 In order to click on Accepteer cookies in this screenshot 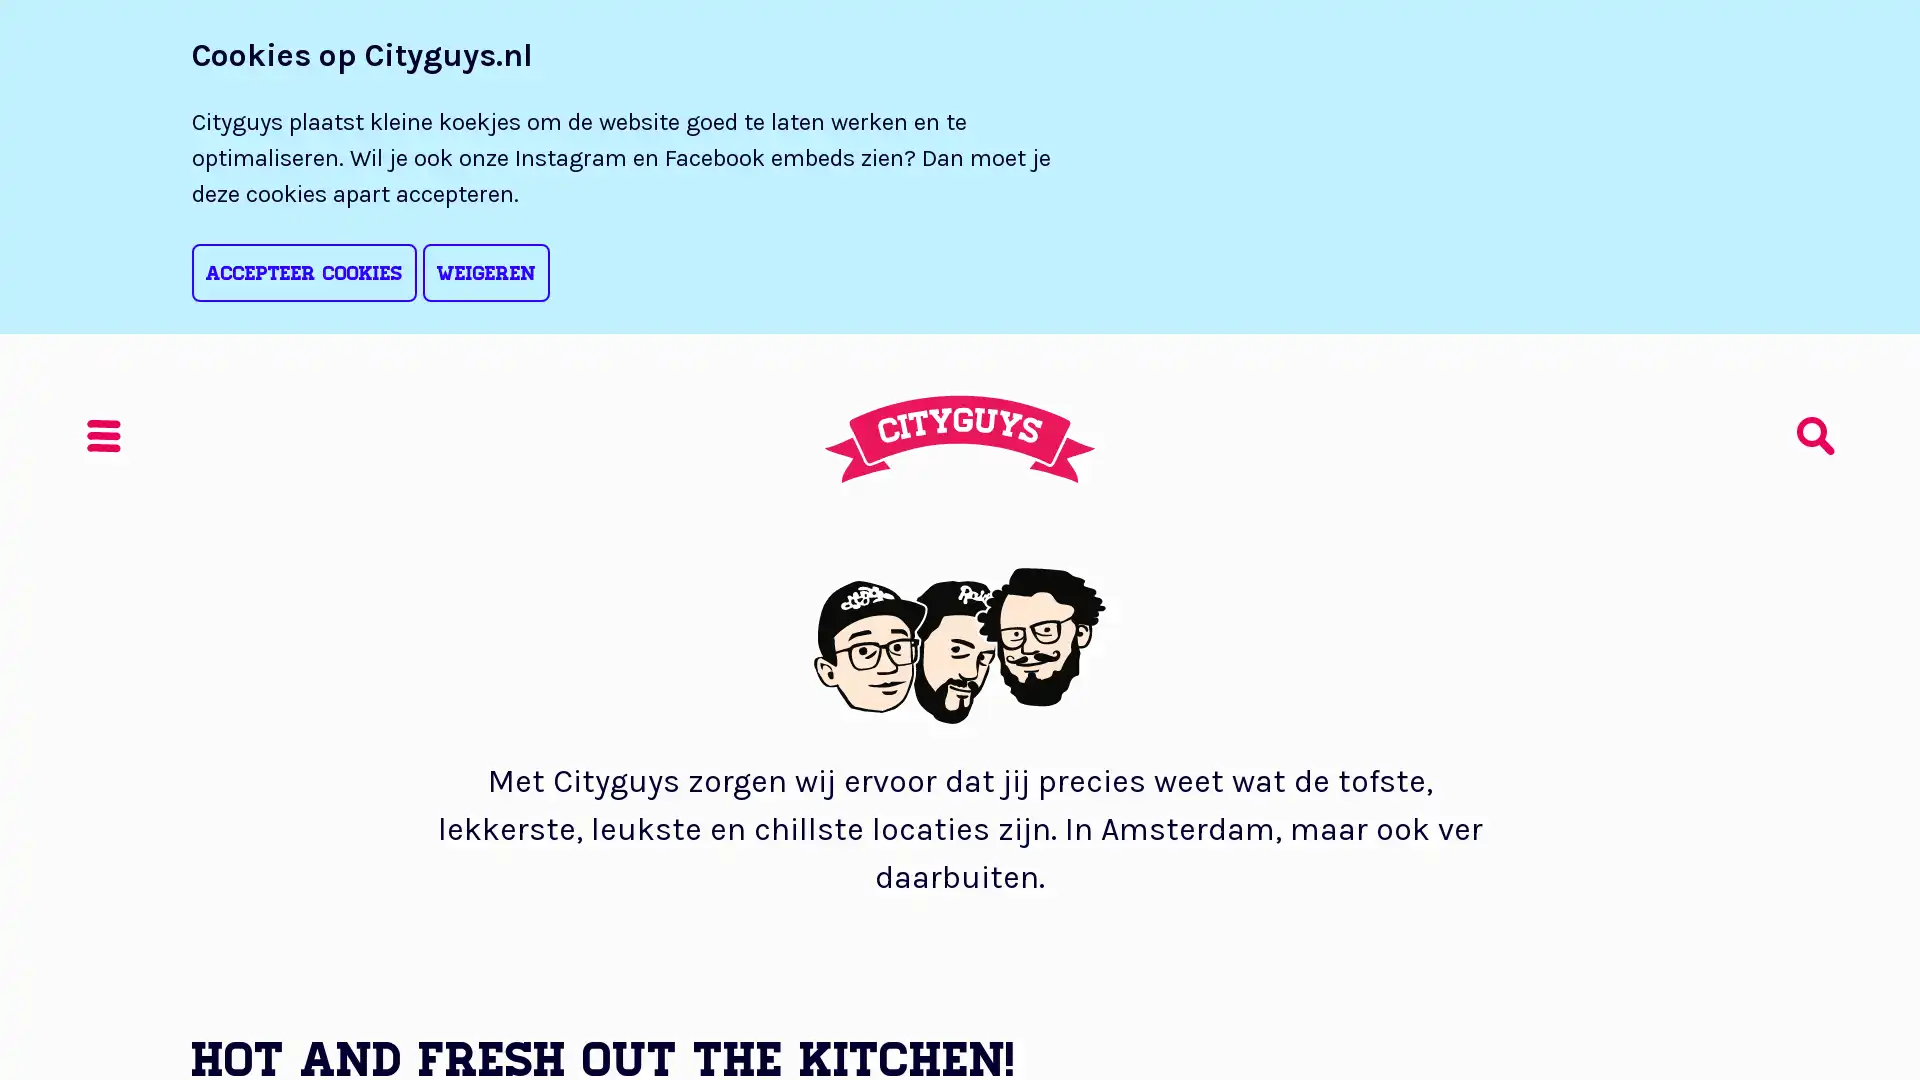, I will do `click(303, 273)`.